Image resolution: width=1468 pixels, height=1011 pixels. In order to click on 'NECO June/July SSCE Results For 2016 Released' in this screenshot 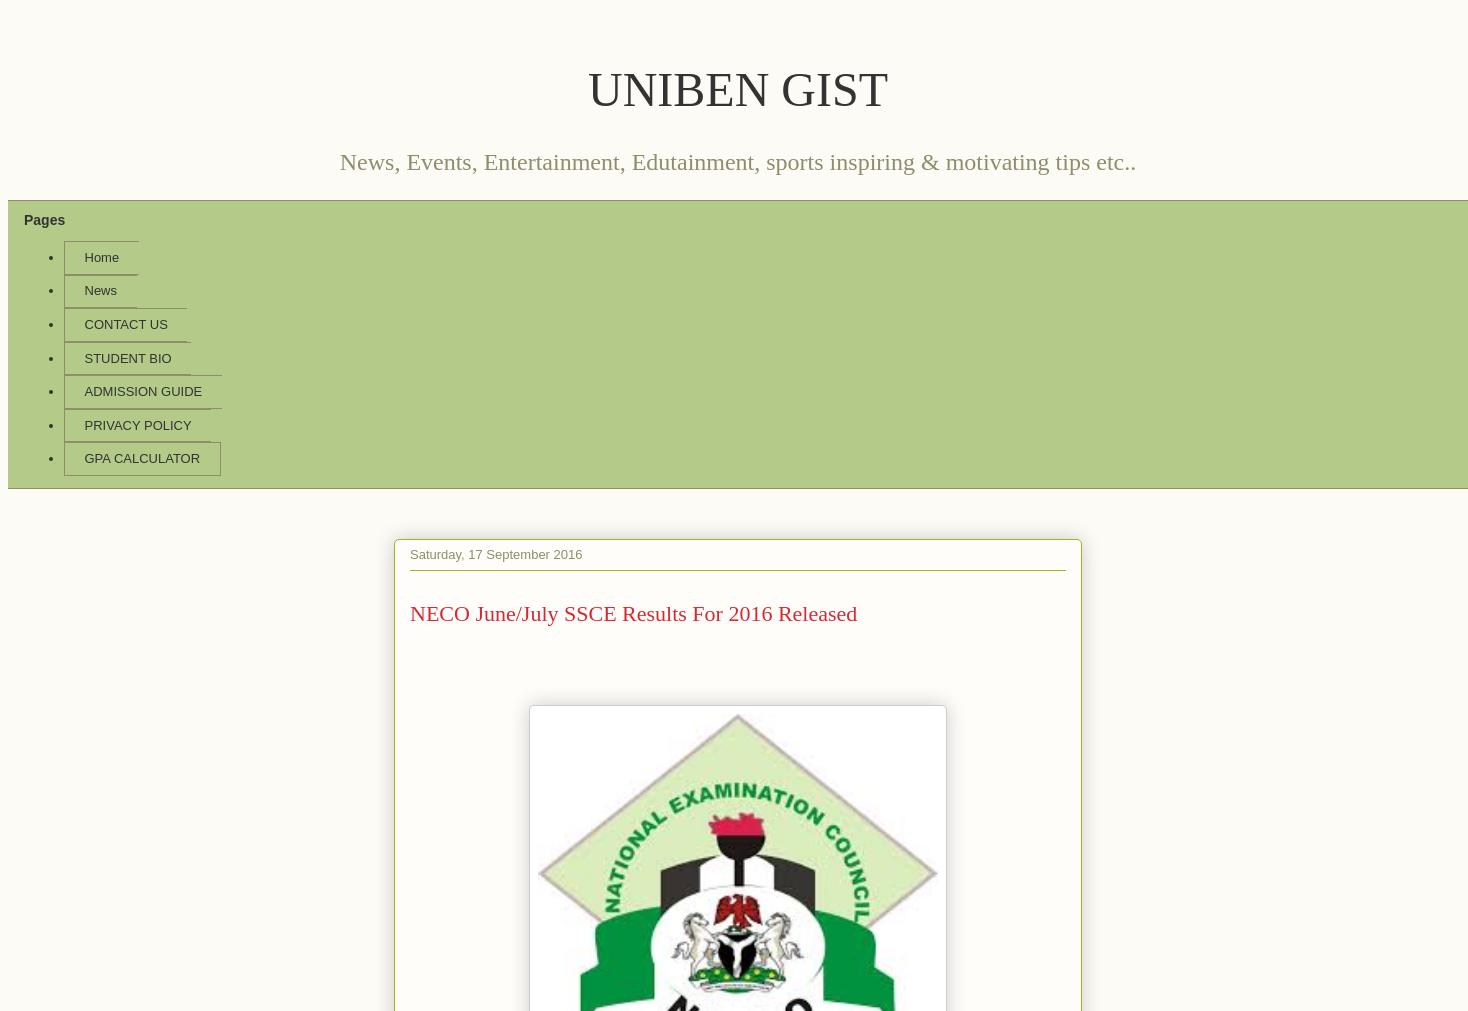, I will do `click(409, 613)`.